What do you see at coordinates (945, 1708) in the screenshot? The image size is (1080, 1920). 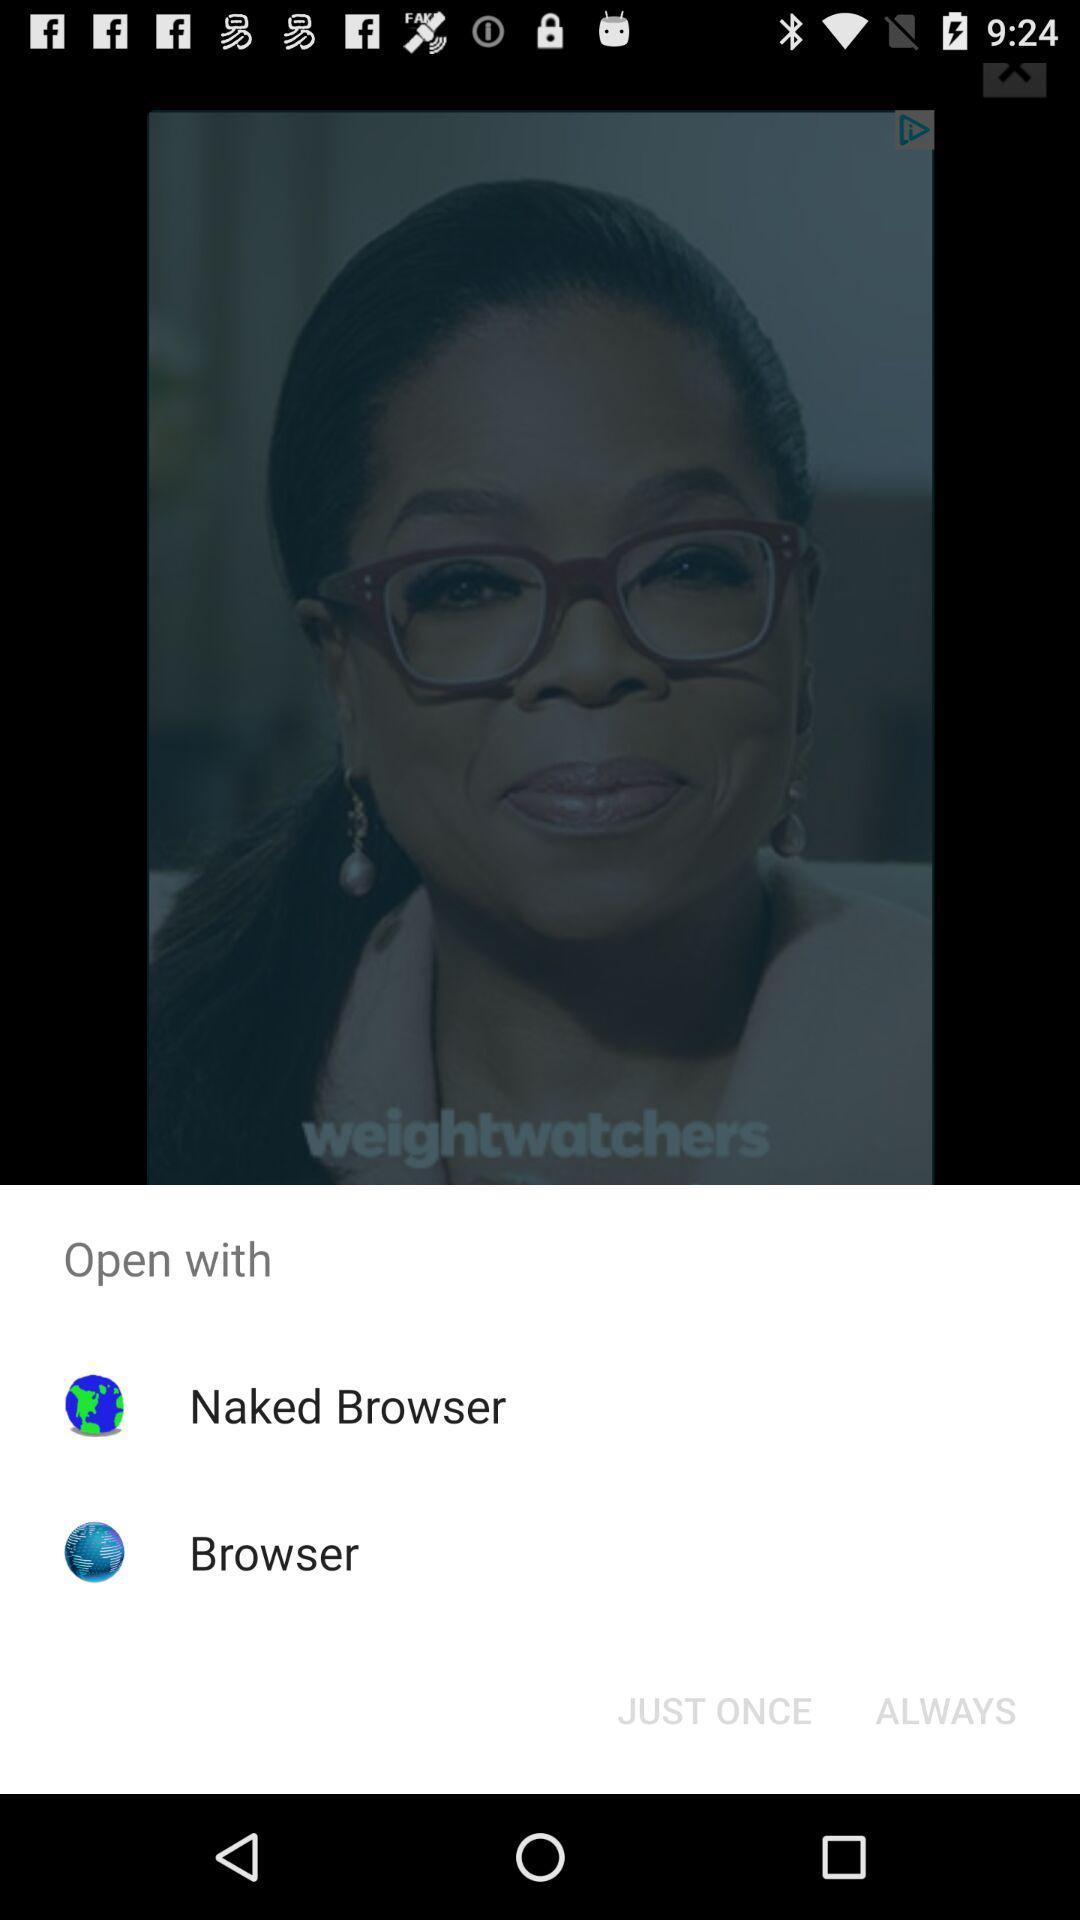 I see `the icon to the right of the just once button` at bounding box center [945, 1708].